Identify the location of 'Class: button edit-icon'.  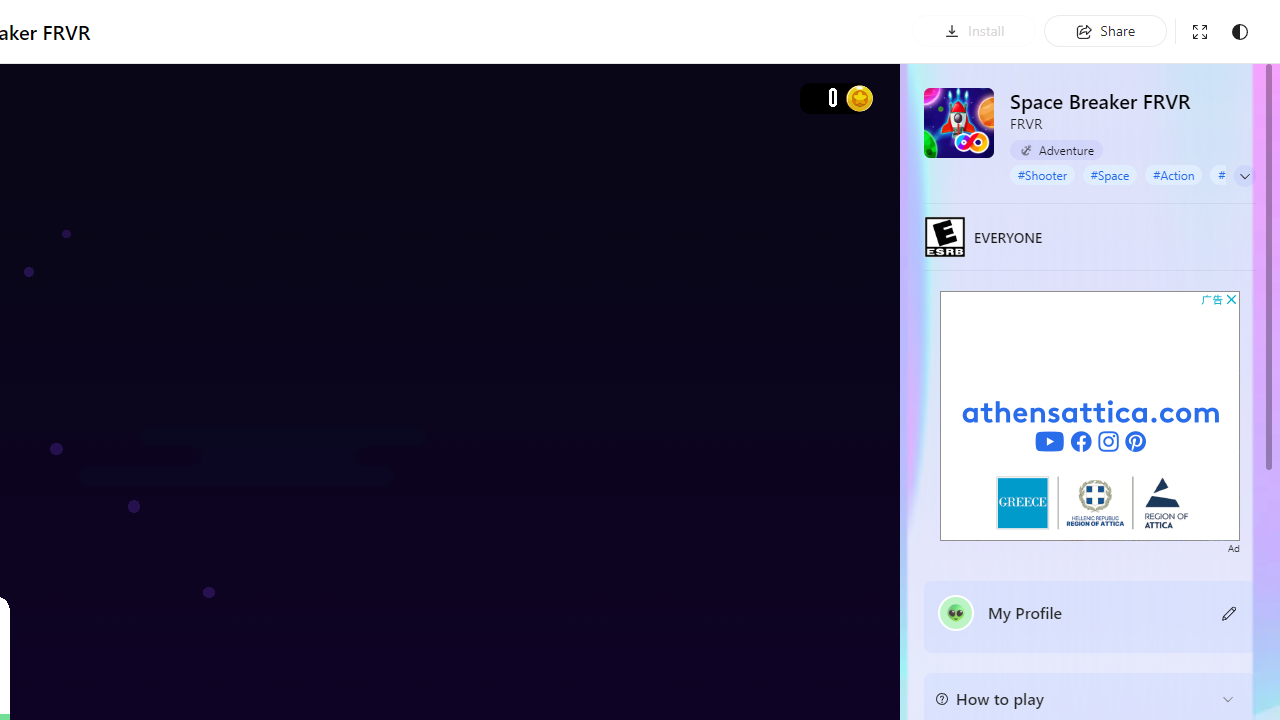
(1229, 611).